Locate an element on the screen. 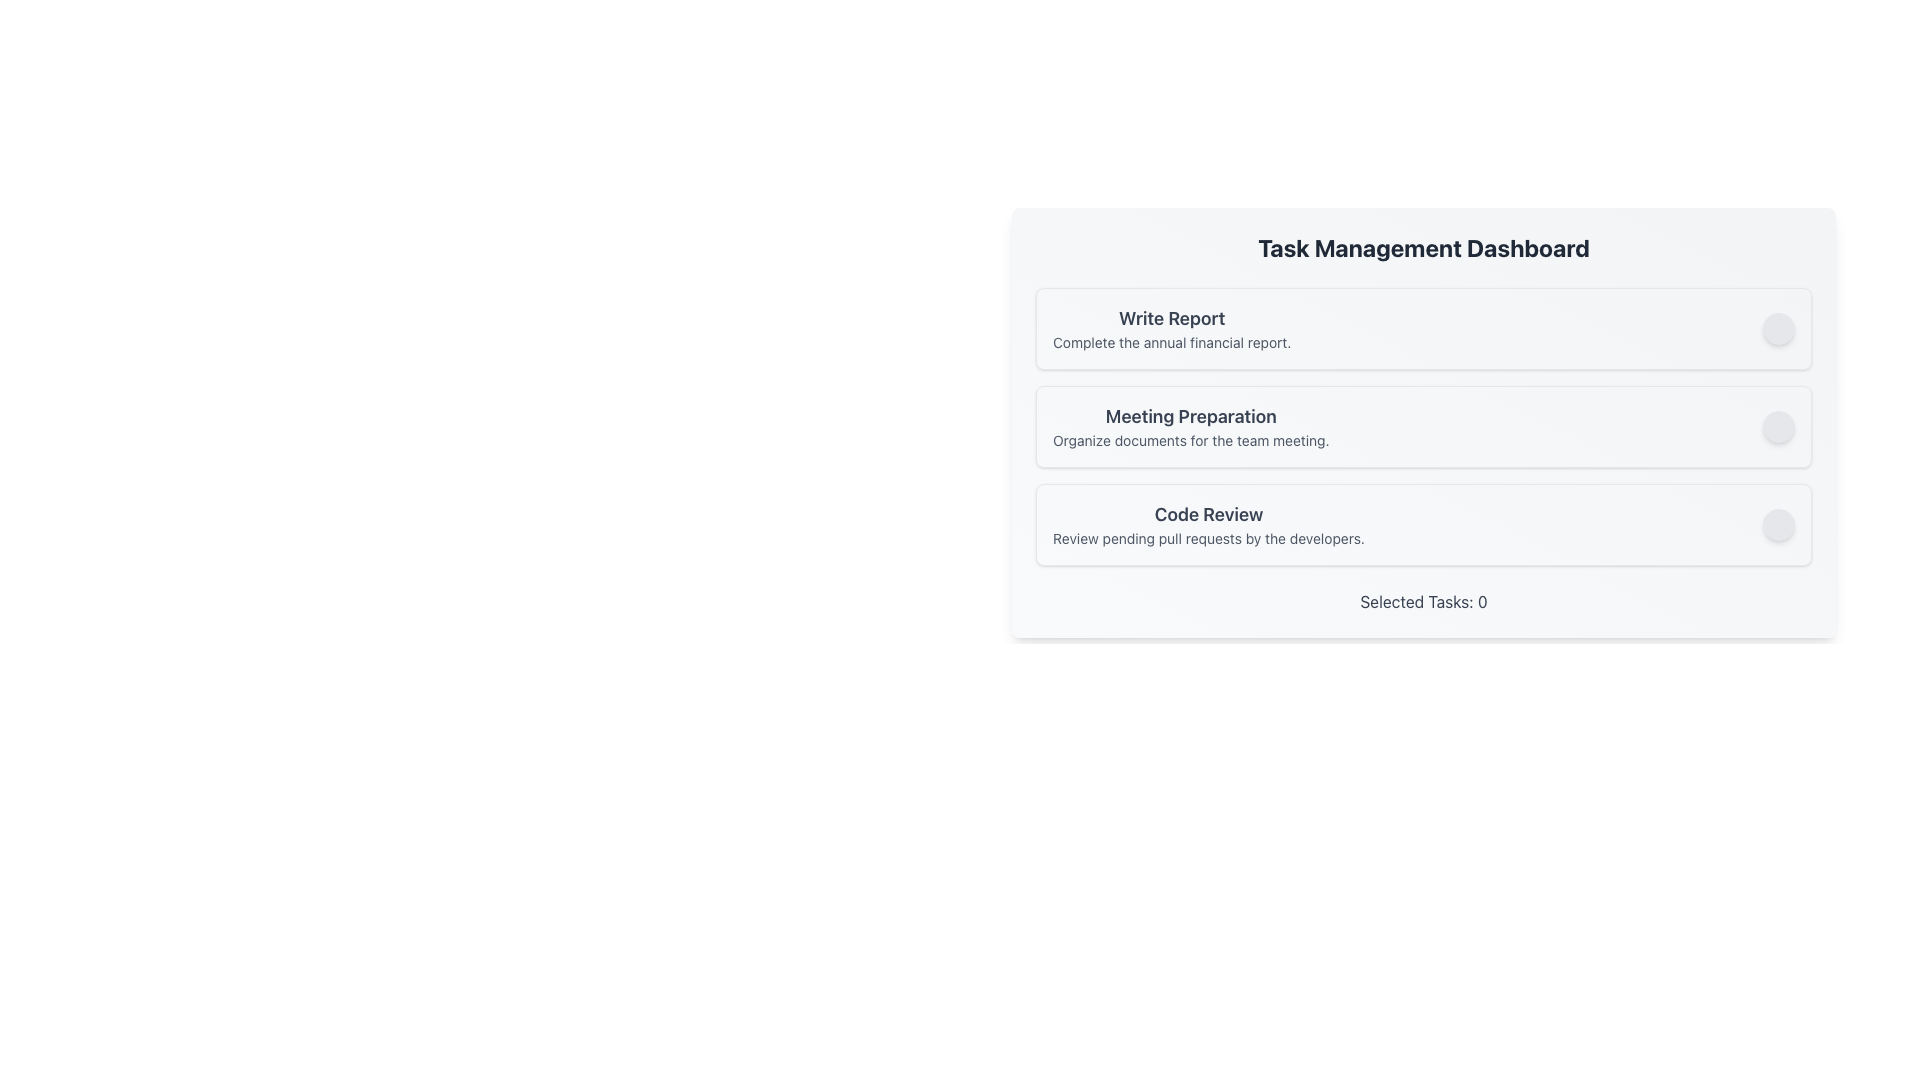  the second task card in the vertical stack of task items within the 'Task Management Dashboard' is located at coordinates (1423, 412).